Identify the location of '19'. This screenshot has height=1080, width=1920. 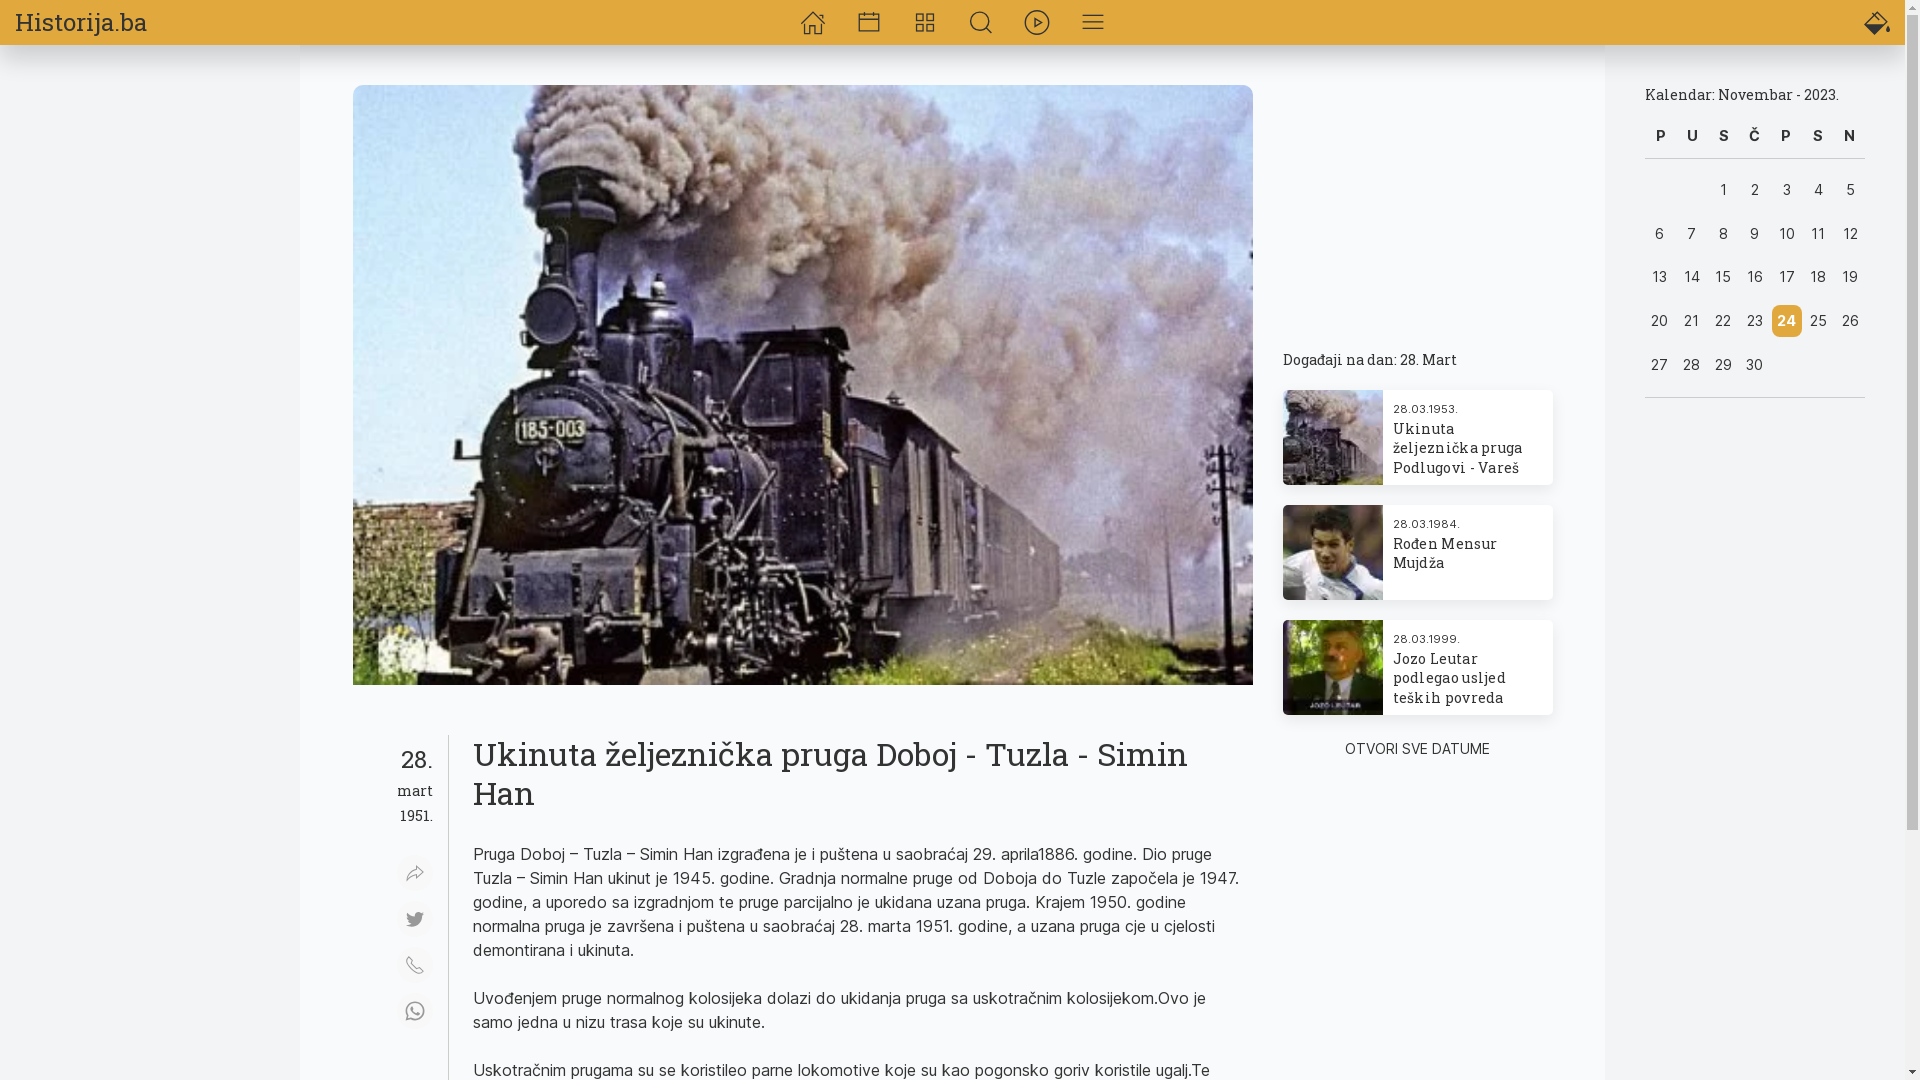
(1848, 277).